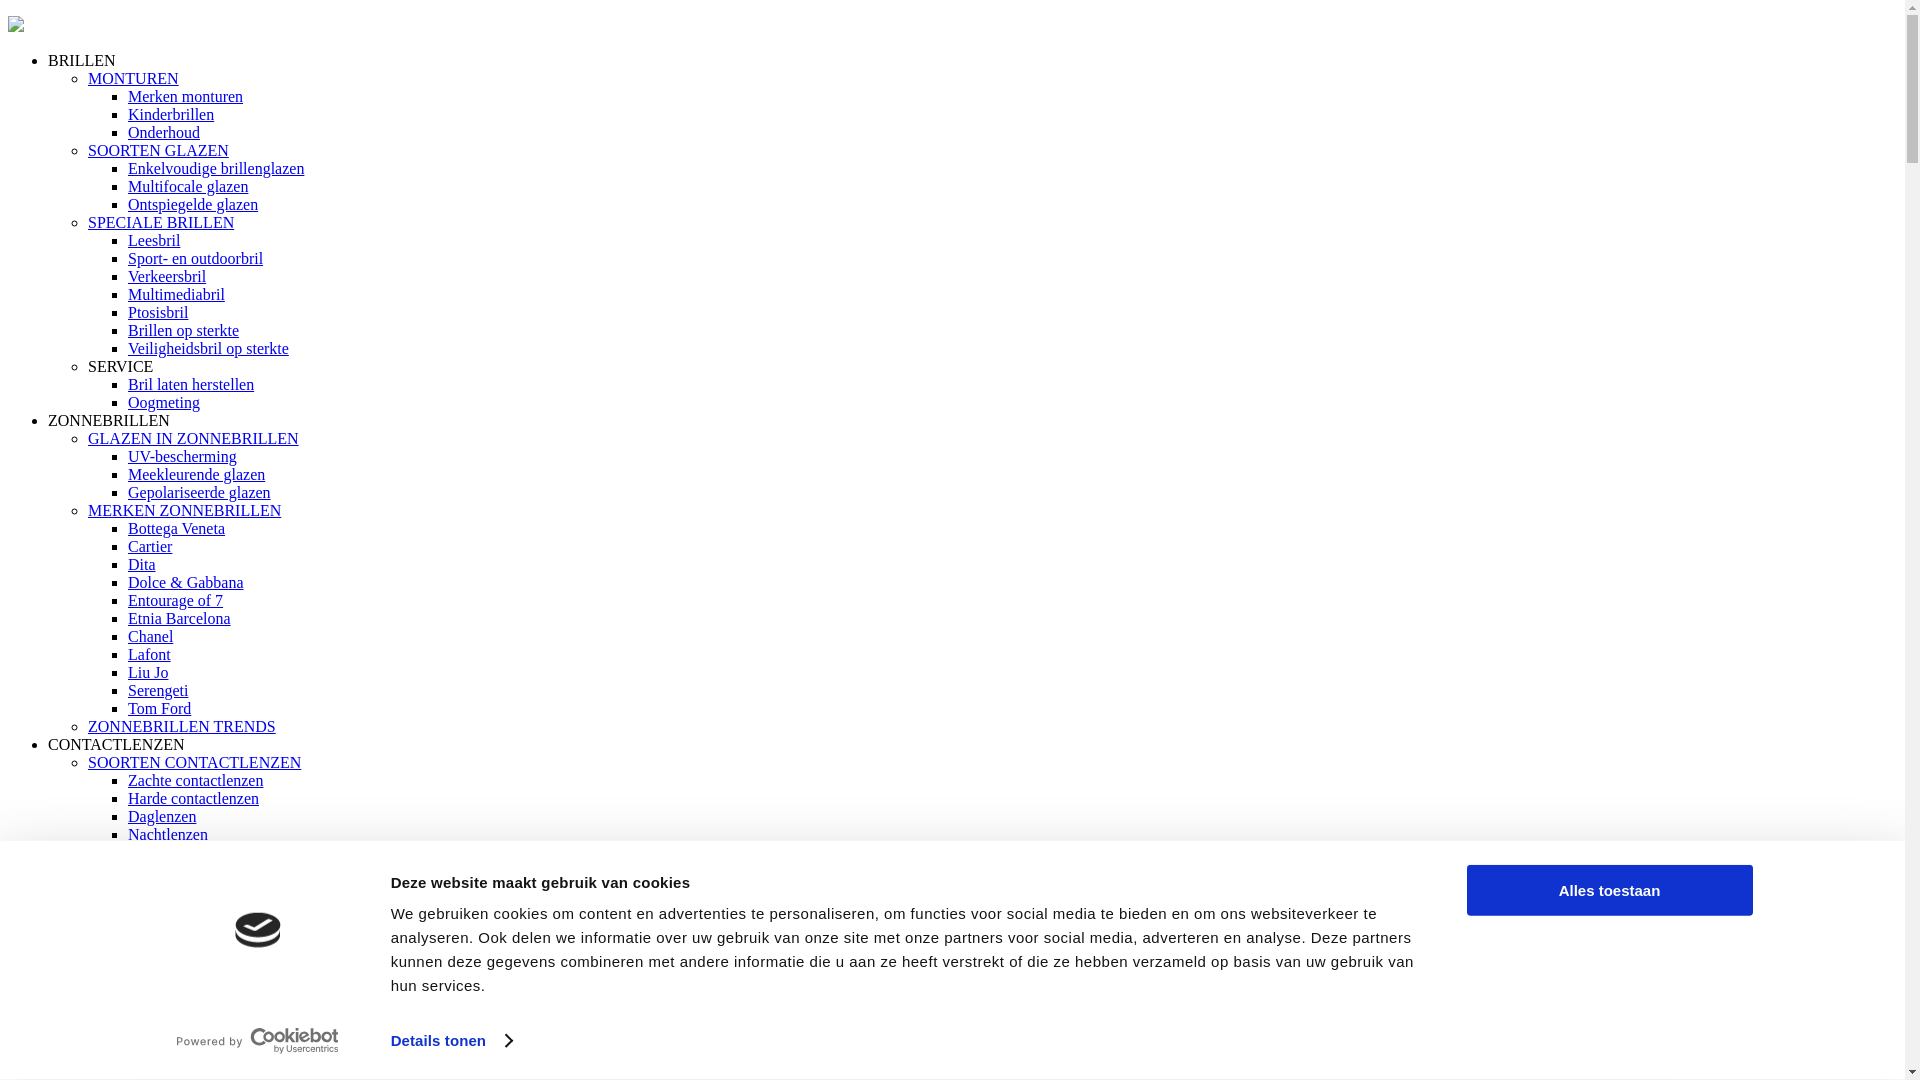 The width and height of the screenshot is (1920, 1080). I want to click on 'Maandlenzen', so click(171, 887).